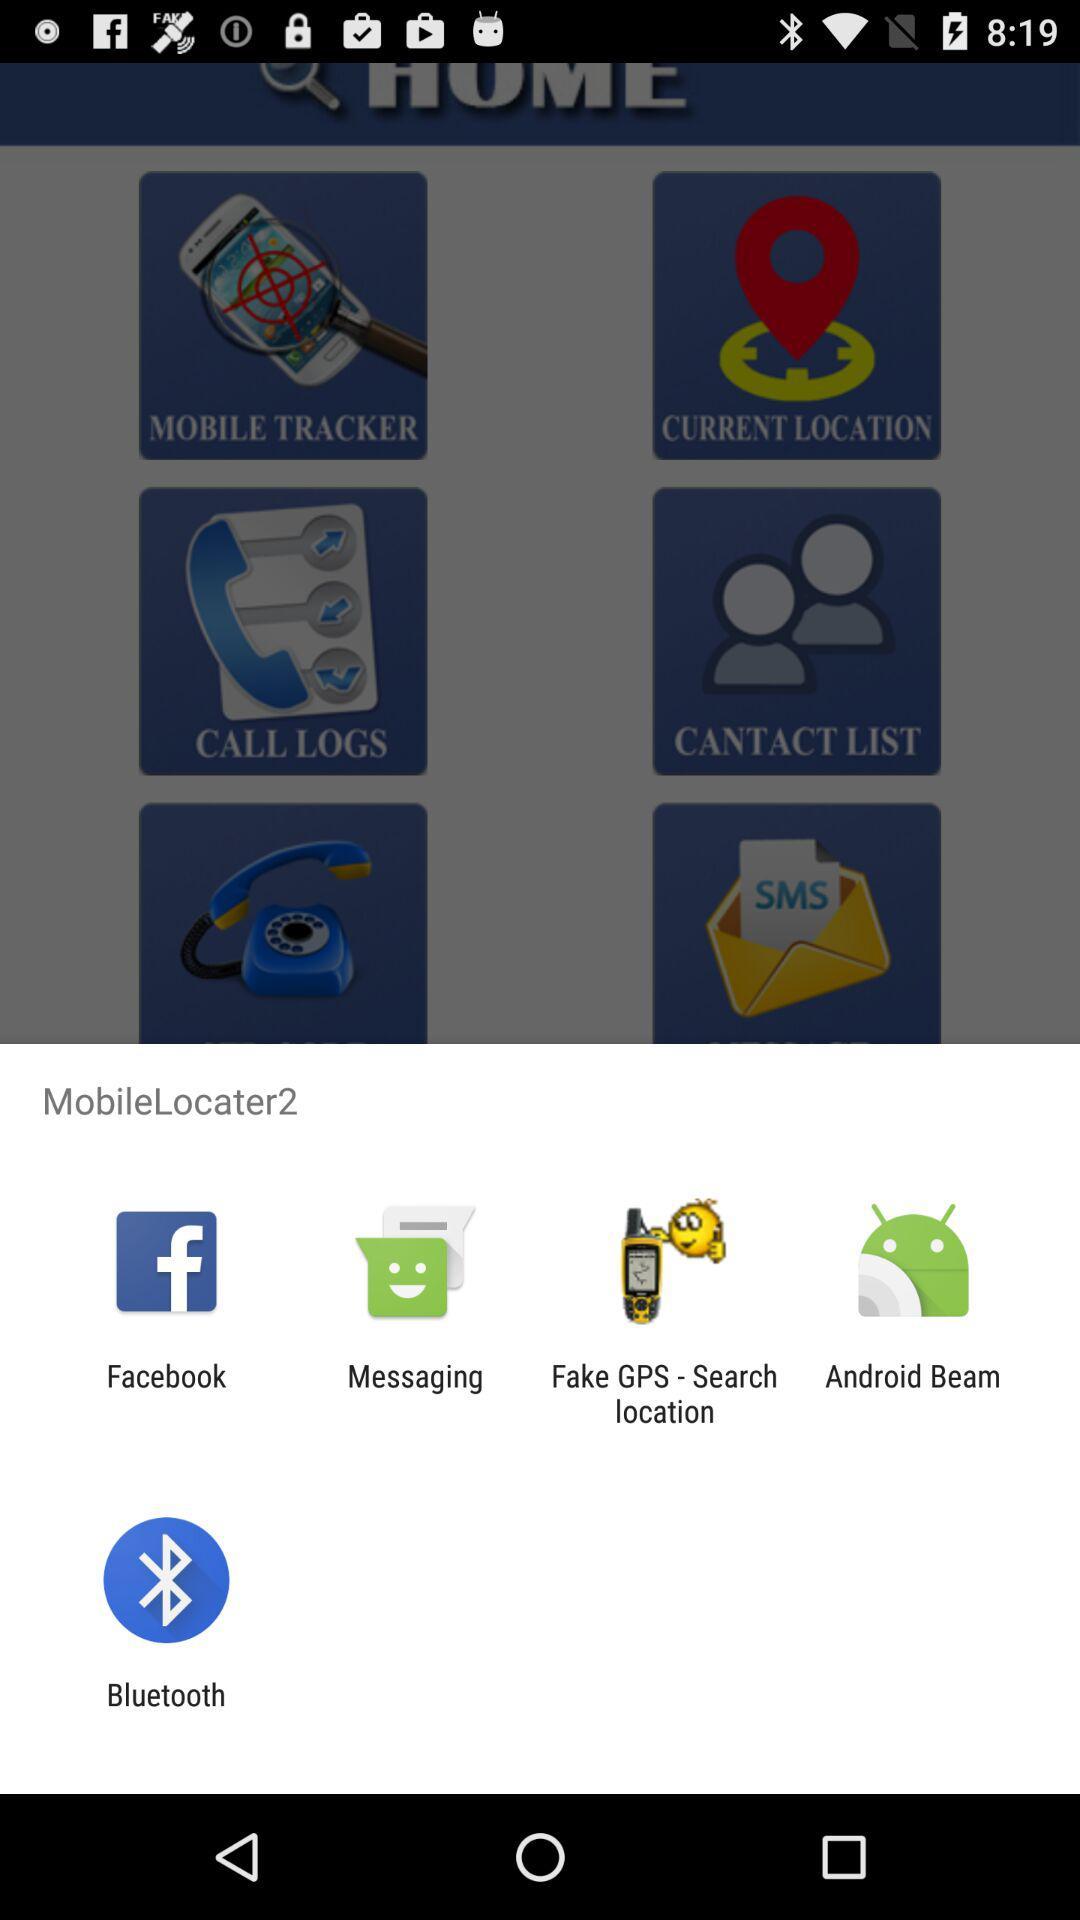 The height and width of the screenshot is (1920, 1080). What do you see at coordinates (664, 1392) in the screenshot?
I see `the fake gps search item` at bounding box center [664, 1392].